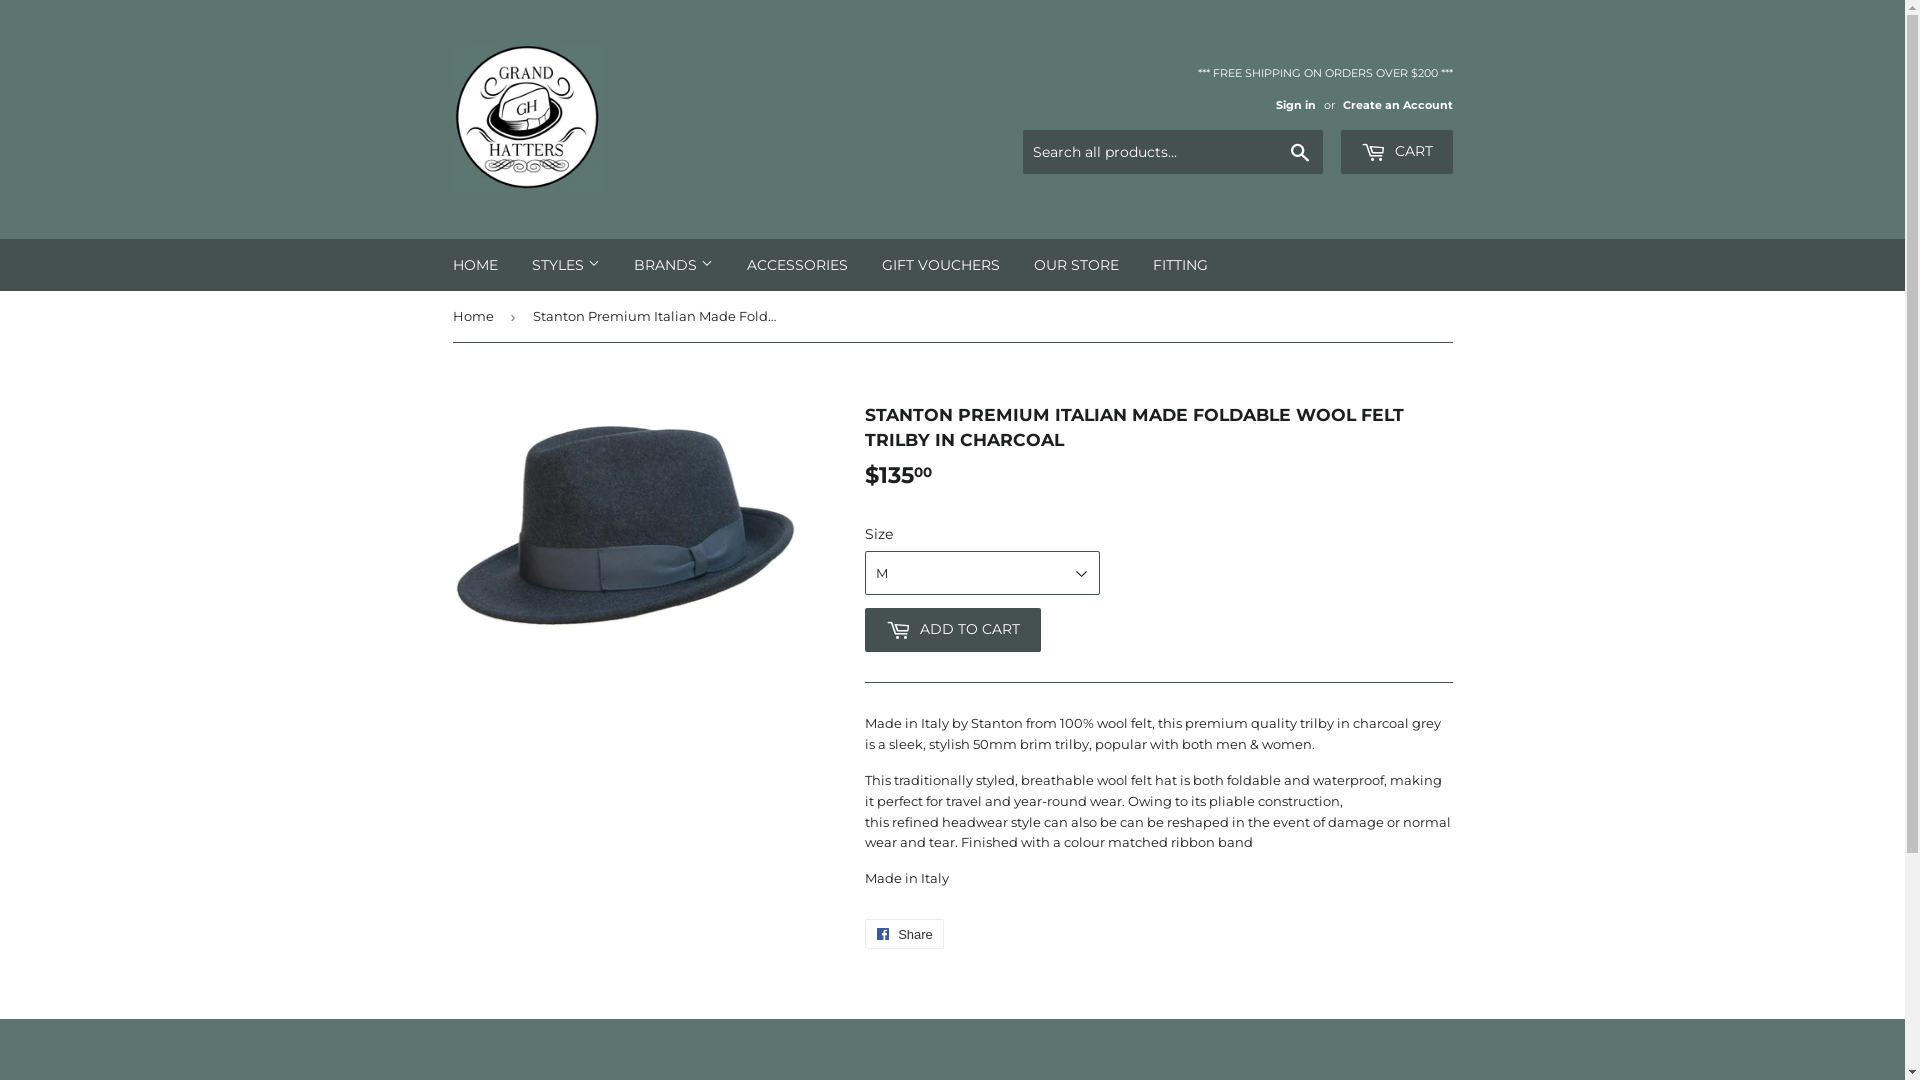  What do you see at coordinates (939, 264) in the screenshot?
I see `'GIFT VOUCHERS'` at bounding box center [939, 264].